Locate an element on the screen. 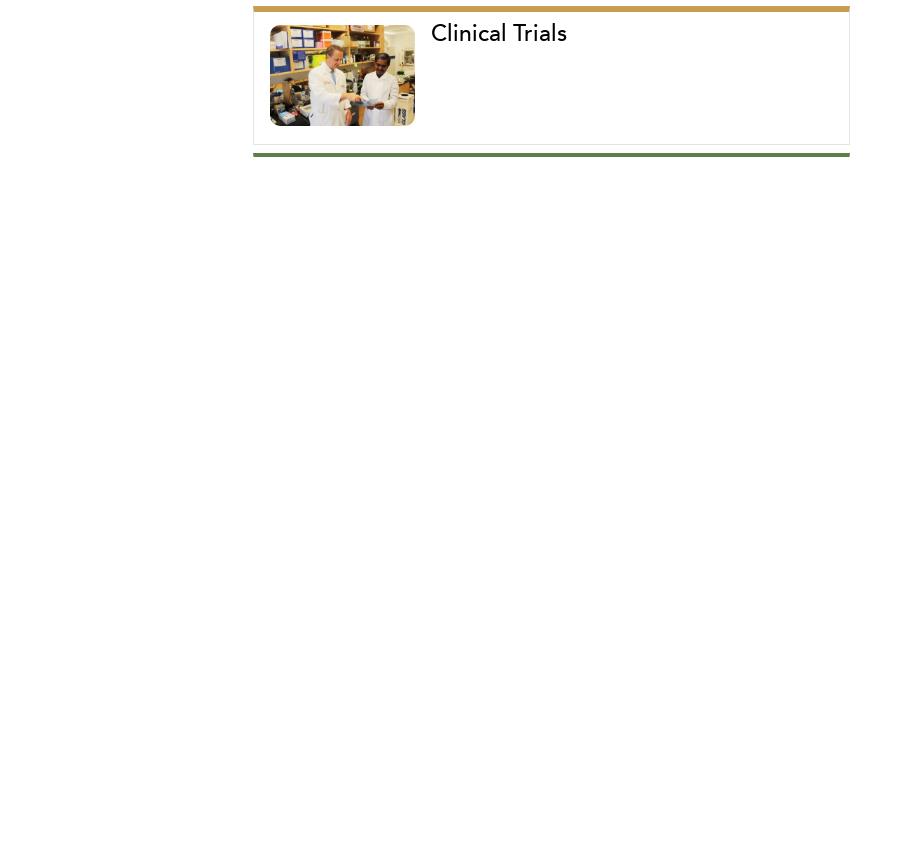  'Publications' is located at coordinates (26, 136).